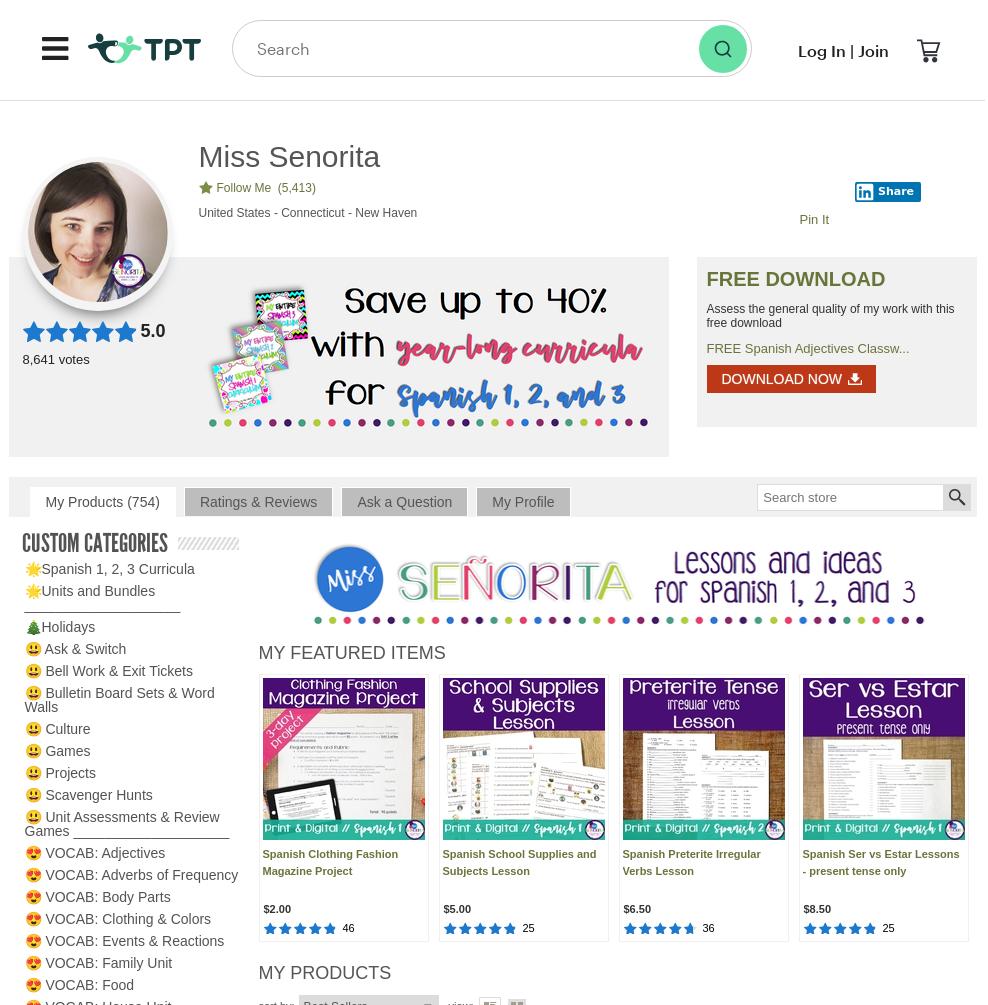 The width and height of the screenshot is (988, 1005). I want to click on '🎄Holidays', so click(58, 626).